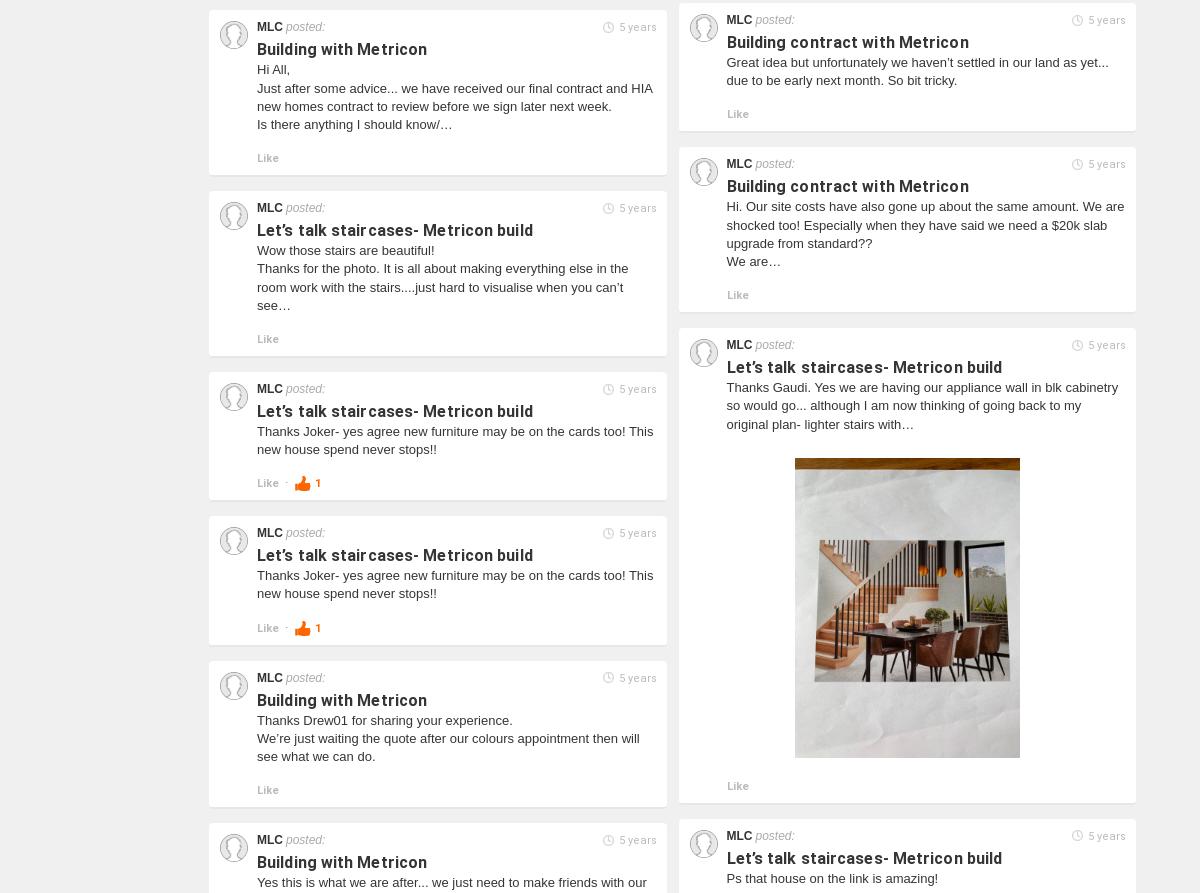 The image size is (1200, 893). What do you see at coordinates (272, 69) in the screenshot?
I see `'Hi All,'` at bounding box center [272, 69].